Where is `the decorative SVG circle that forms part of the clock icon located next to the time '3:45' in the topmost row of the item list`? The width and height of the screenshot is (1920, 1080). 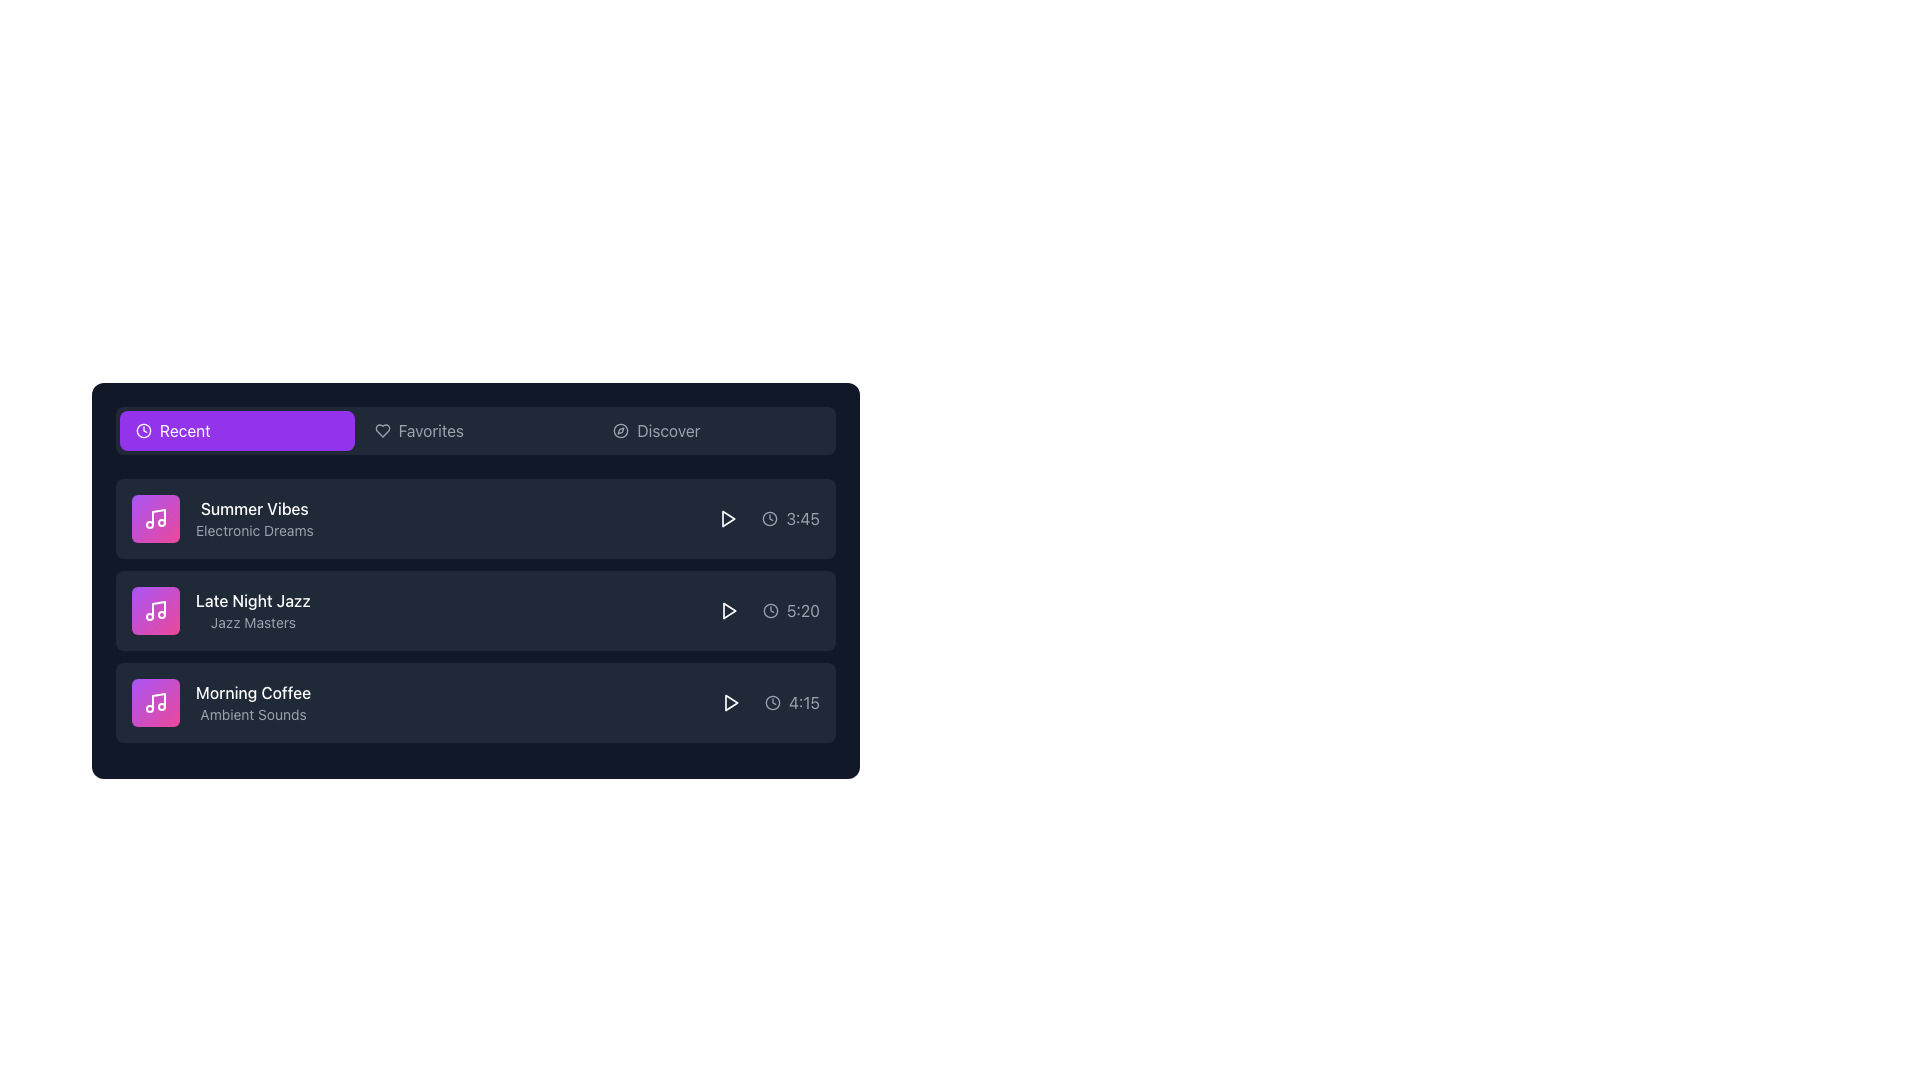 the decorative SVG circle that forms part of the clock icon located next to the time '3:45' in the topmost row of the item list is located at coordinates (769, 518).